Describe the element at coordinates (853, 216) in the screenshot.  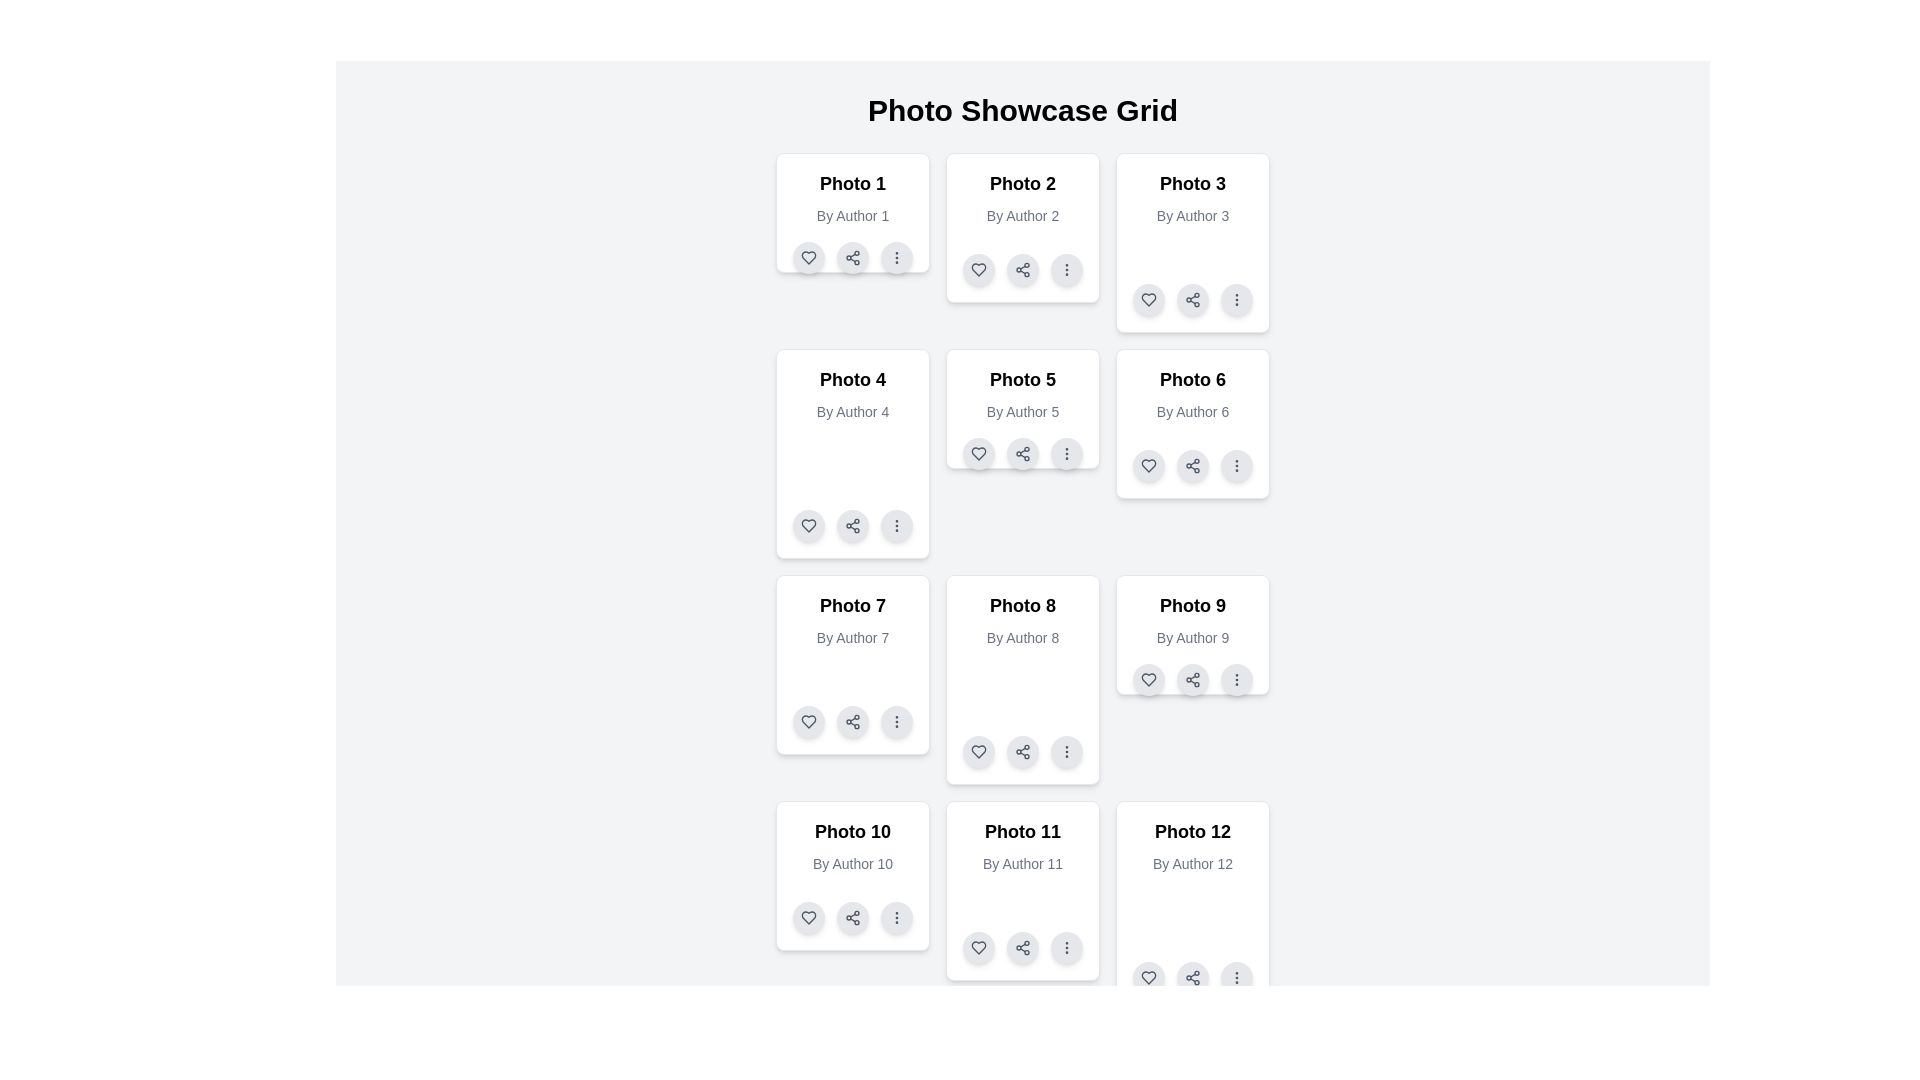
I see `the Text Label element reading 'By Author 1', which is styled with a small font size and gray color, located in the first card beneath the 'Photo 1' title` at that location.